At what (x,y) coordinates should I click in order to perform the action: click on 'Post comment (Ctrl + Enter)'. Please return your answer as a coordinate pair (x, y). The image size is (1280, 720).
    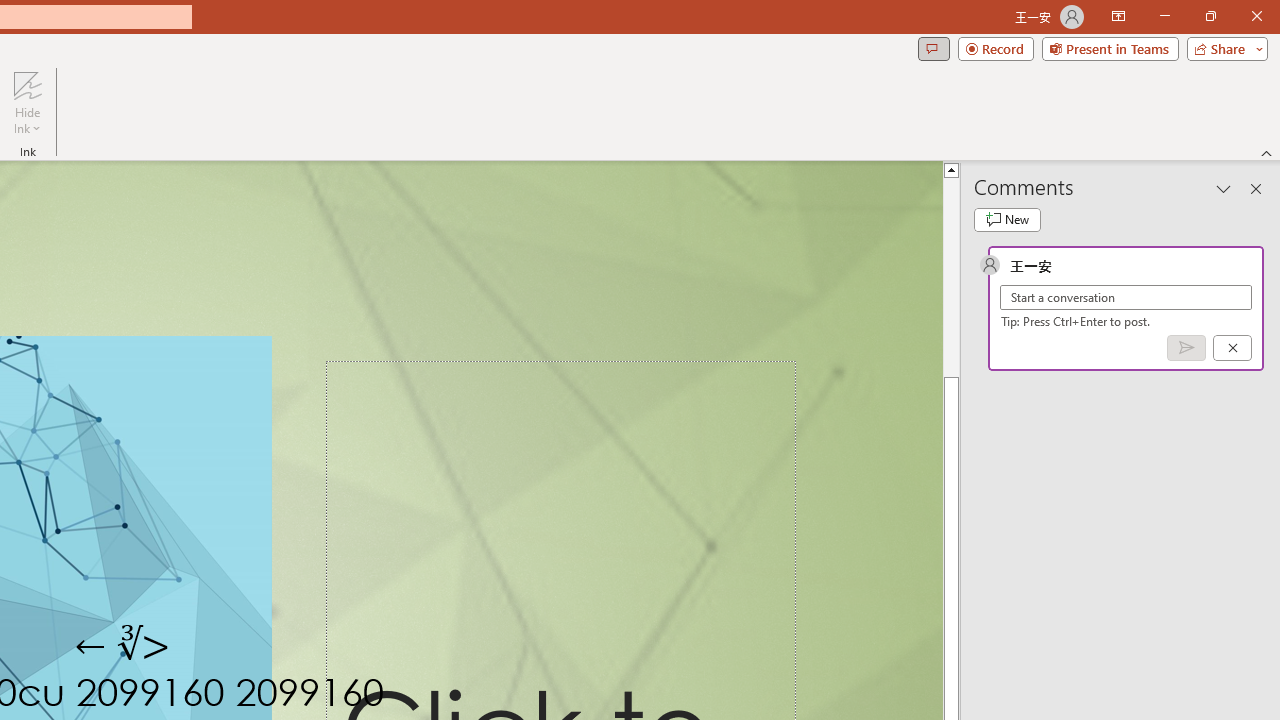
    Looking at the image, I should click on (1186, 346).